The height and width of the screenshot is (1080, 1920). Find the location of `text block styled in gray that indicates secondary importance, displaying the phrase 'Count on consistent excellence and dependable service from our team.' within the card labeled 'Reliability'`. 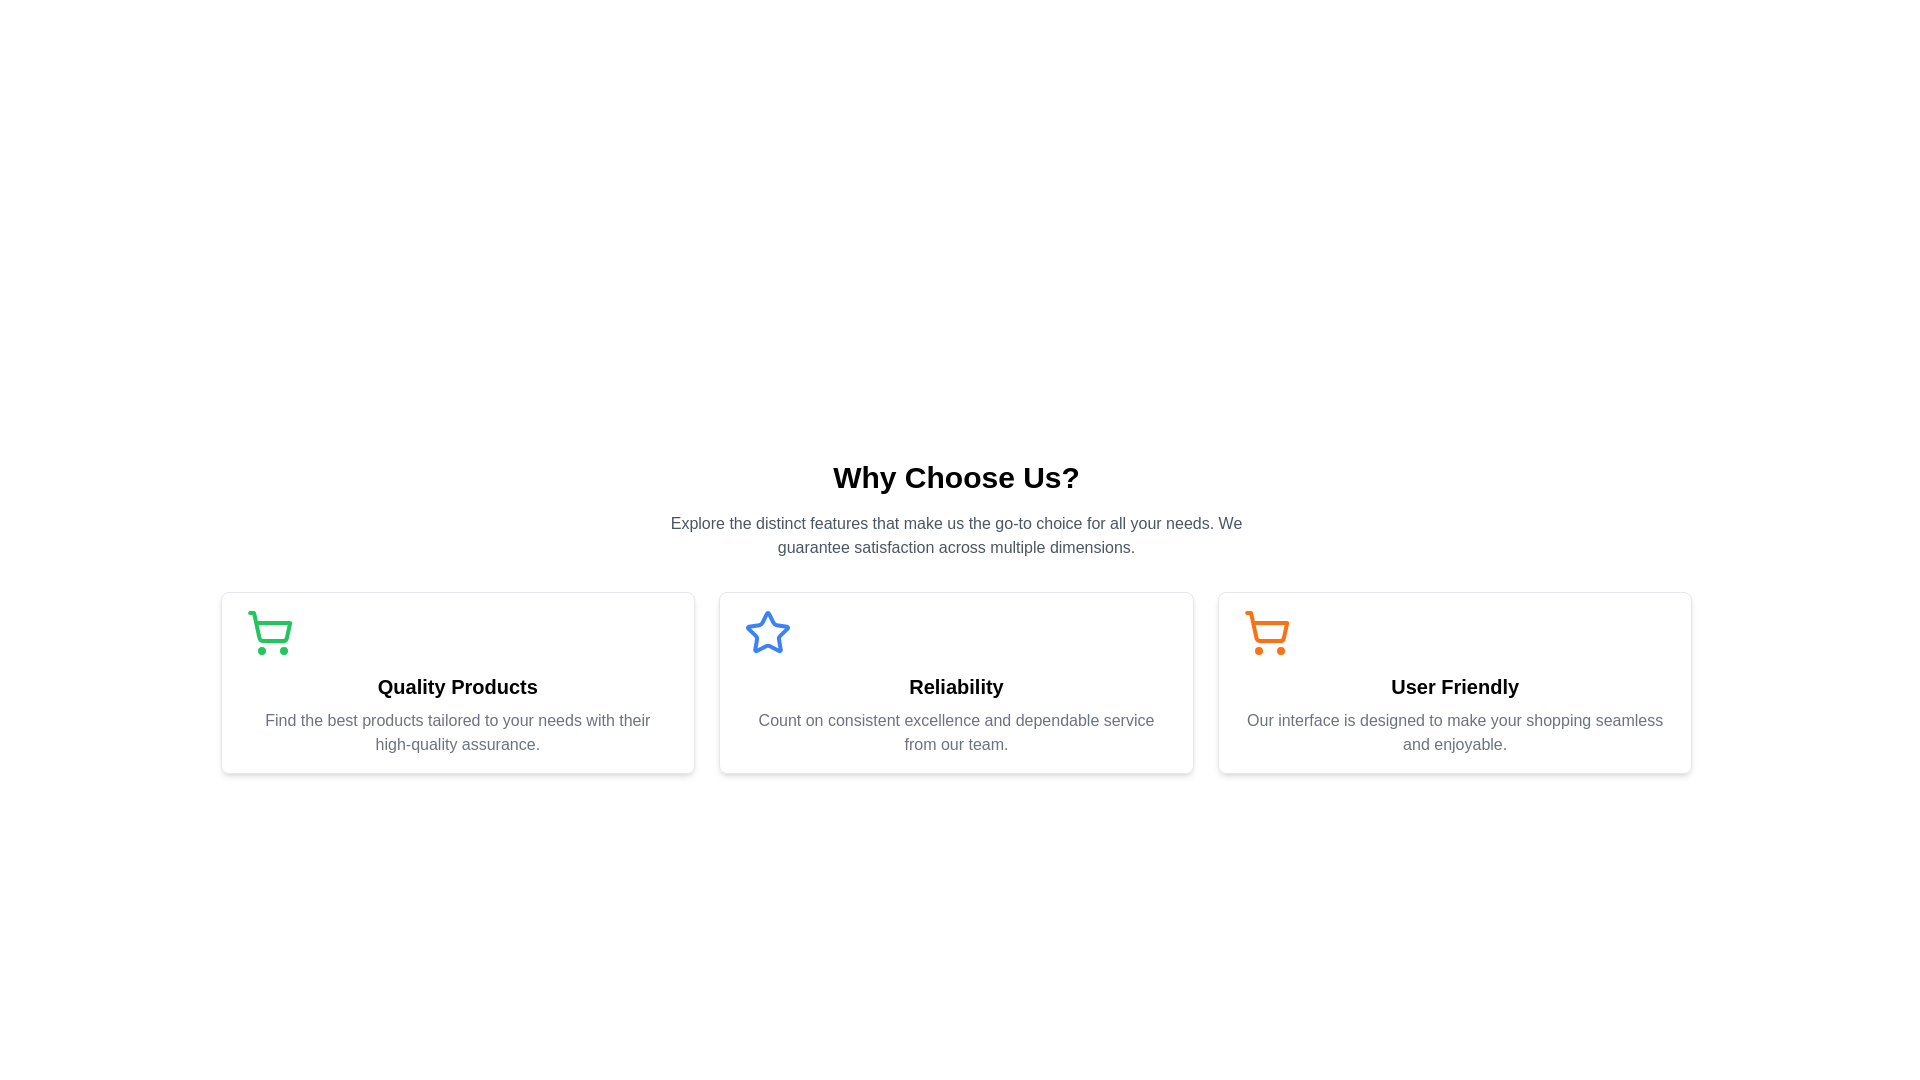

text block styled in gray that indicates secondary importance, displaying the phrase 'Count on consistent excellence and dependable service from our team.' within the card labeled 'Reliability' is located at coordinates (955, 732).